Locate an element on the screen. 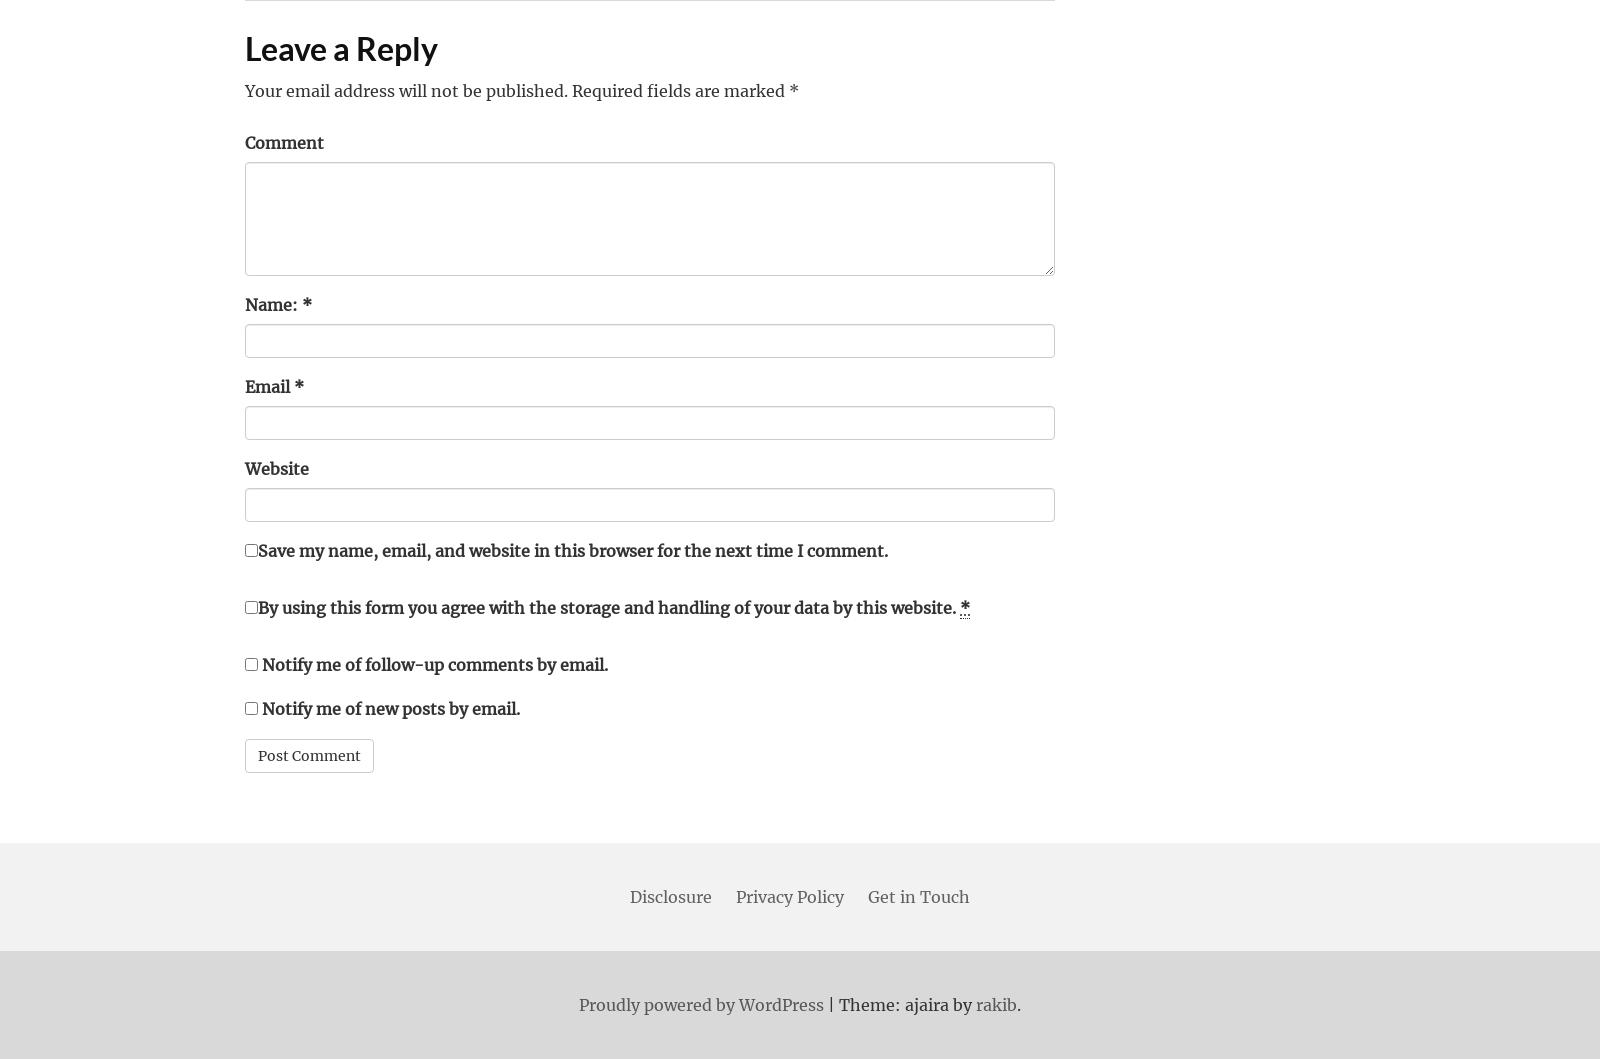 This screenshot has width=1600, height=1059. 'Notify me of follow-up comments by email.' is located at coordinates (434, 663).